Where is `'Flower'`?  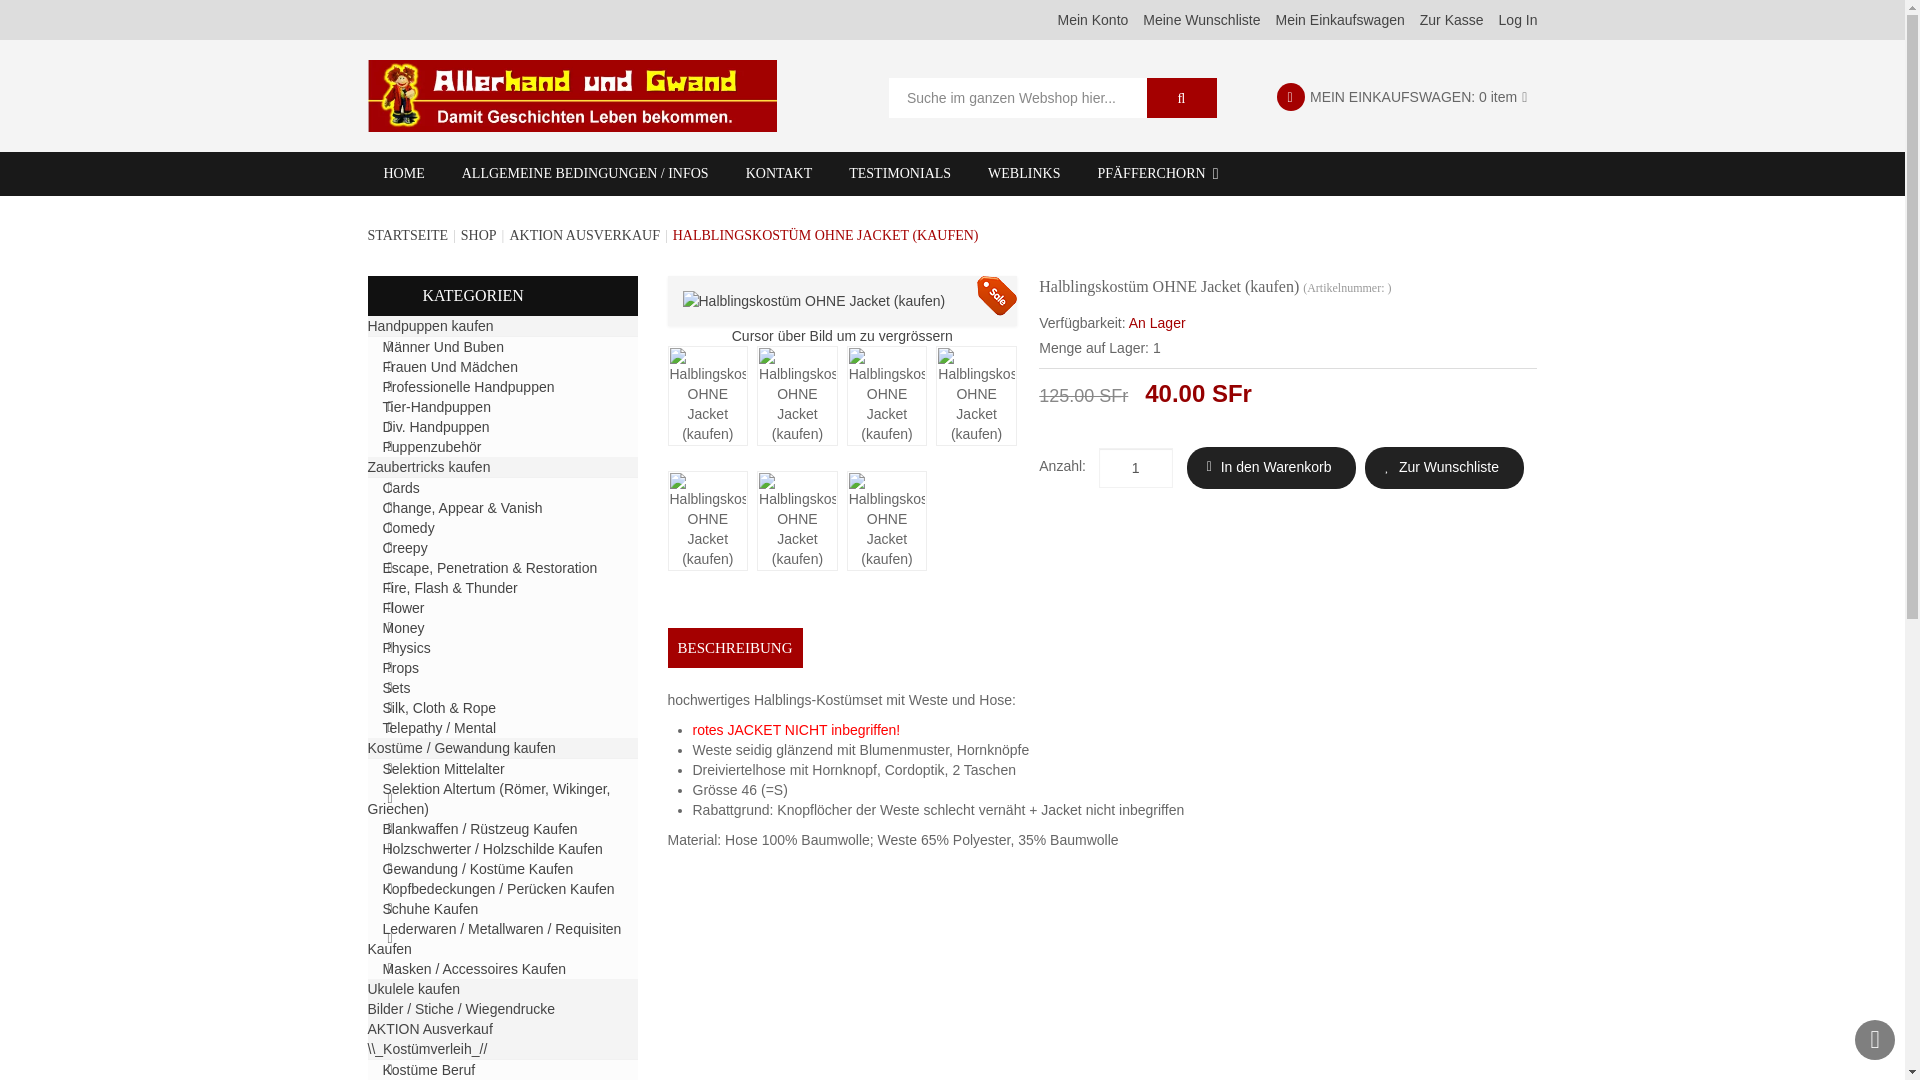 'Flower' is located at coordinates (402, 607).